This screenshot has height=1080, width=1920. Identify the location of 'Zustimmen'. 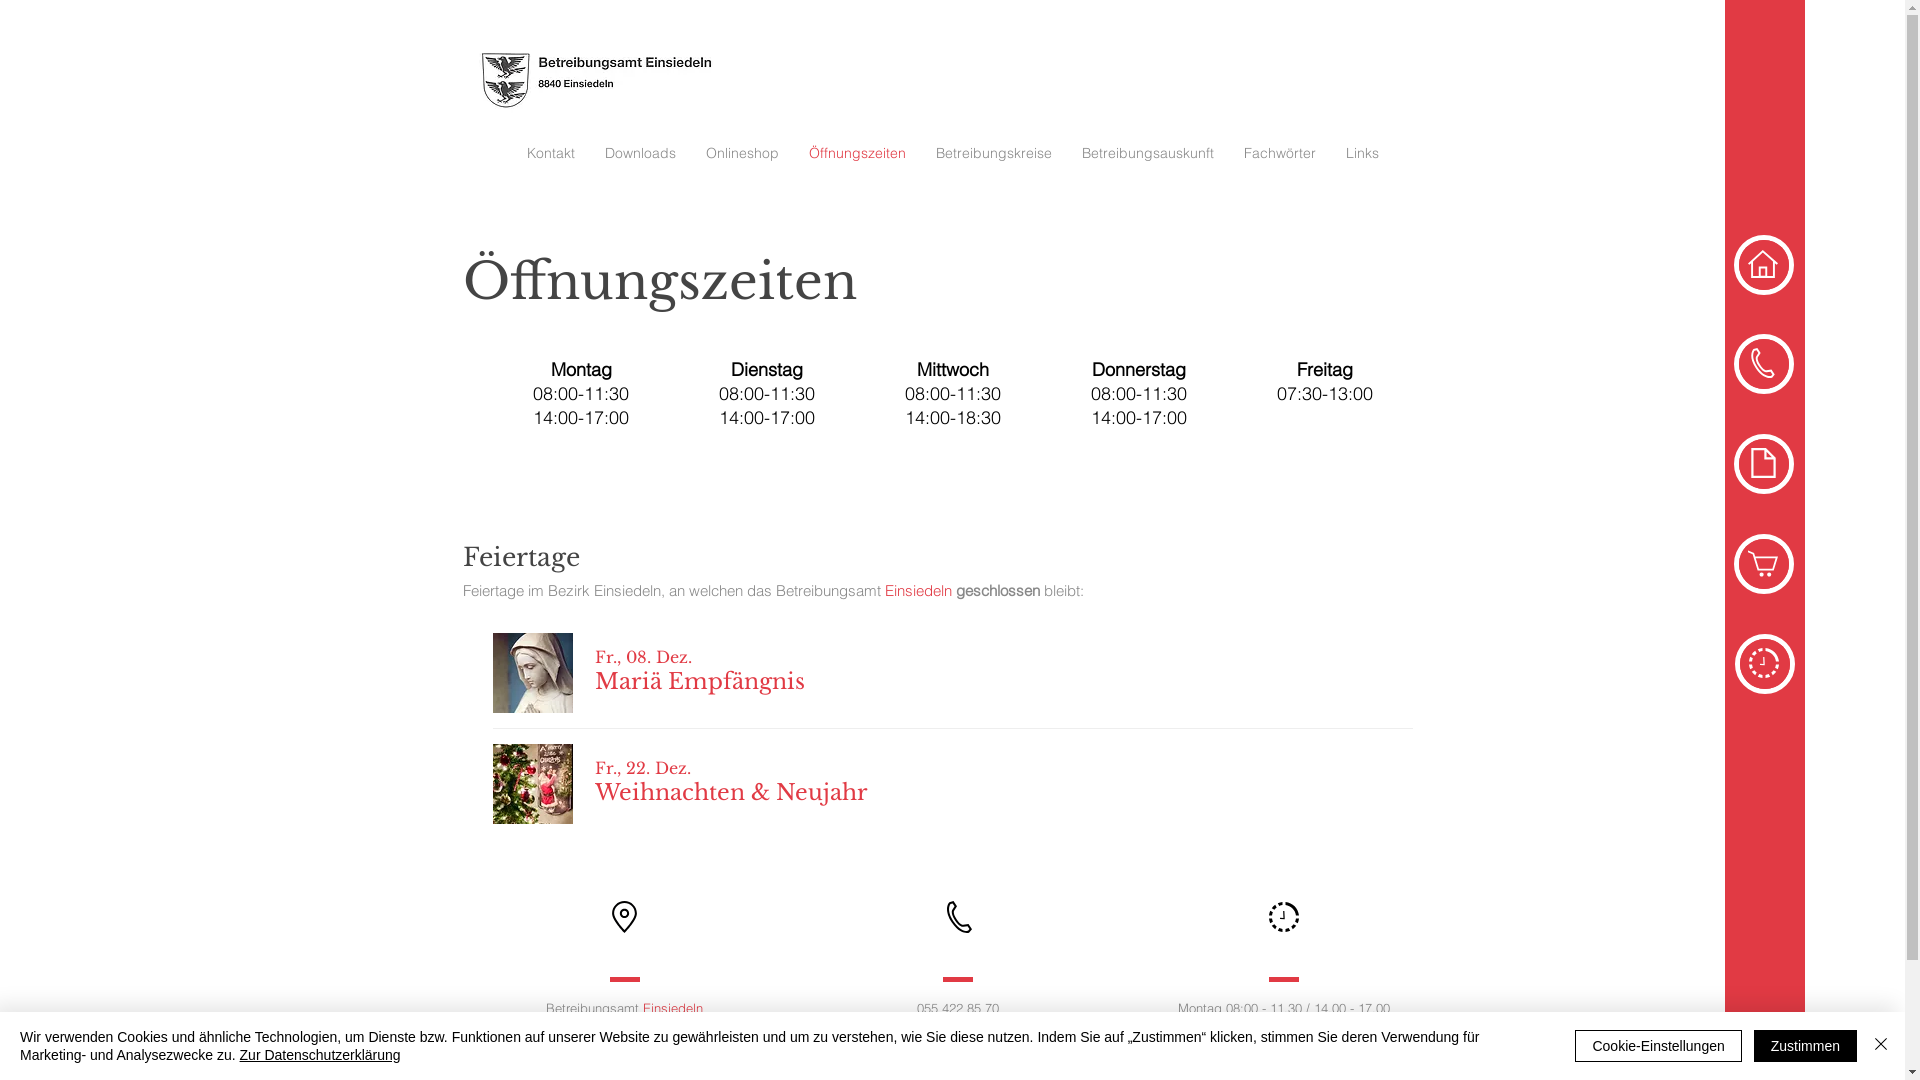
(1805, 1044).